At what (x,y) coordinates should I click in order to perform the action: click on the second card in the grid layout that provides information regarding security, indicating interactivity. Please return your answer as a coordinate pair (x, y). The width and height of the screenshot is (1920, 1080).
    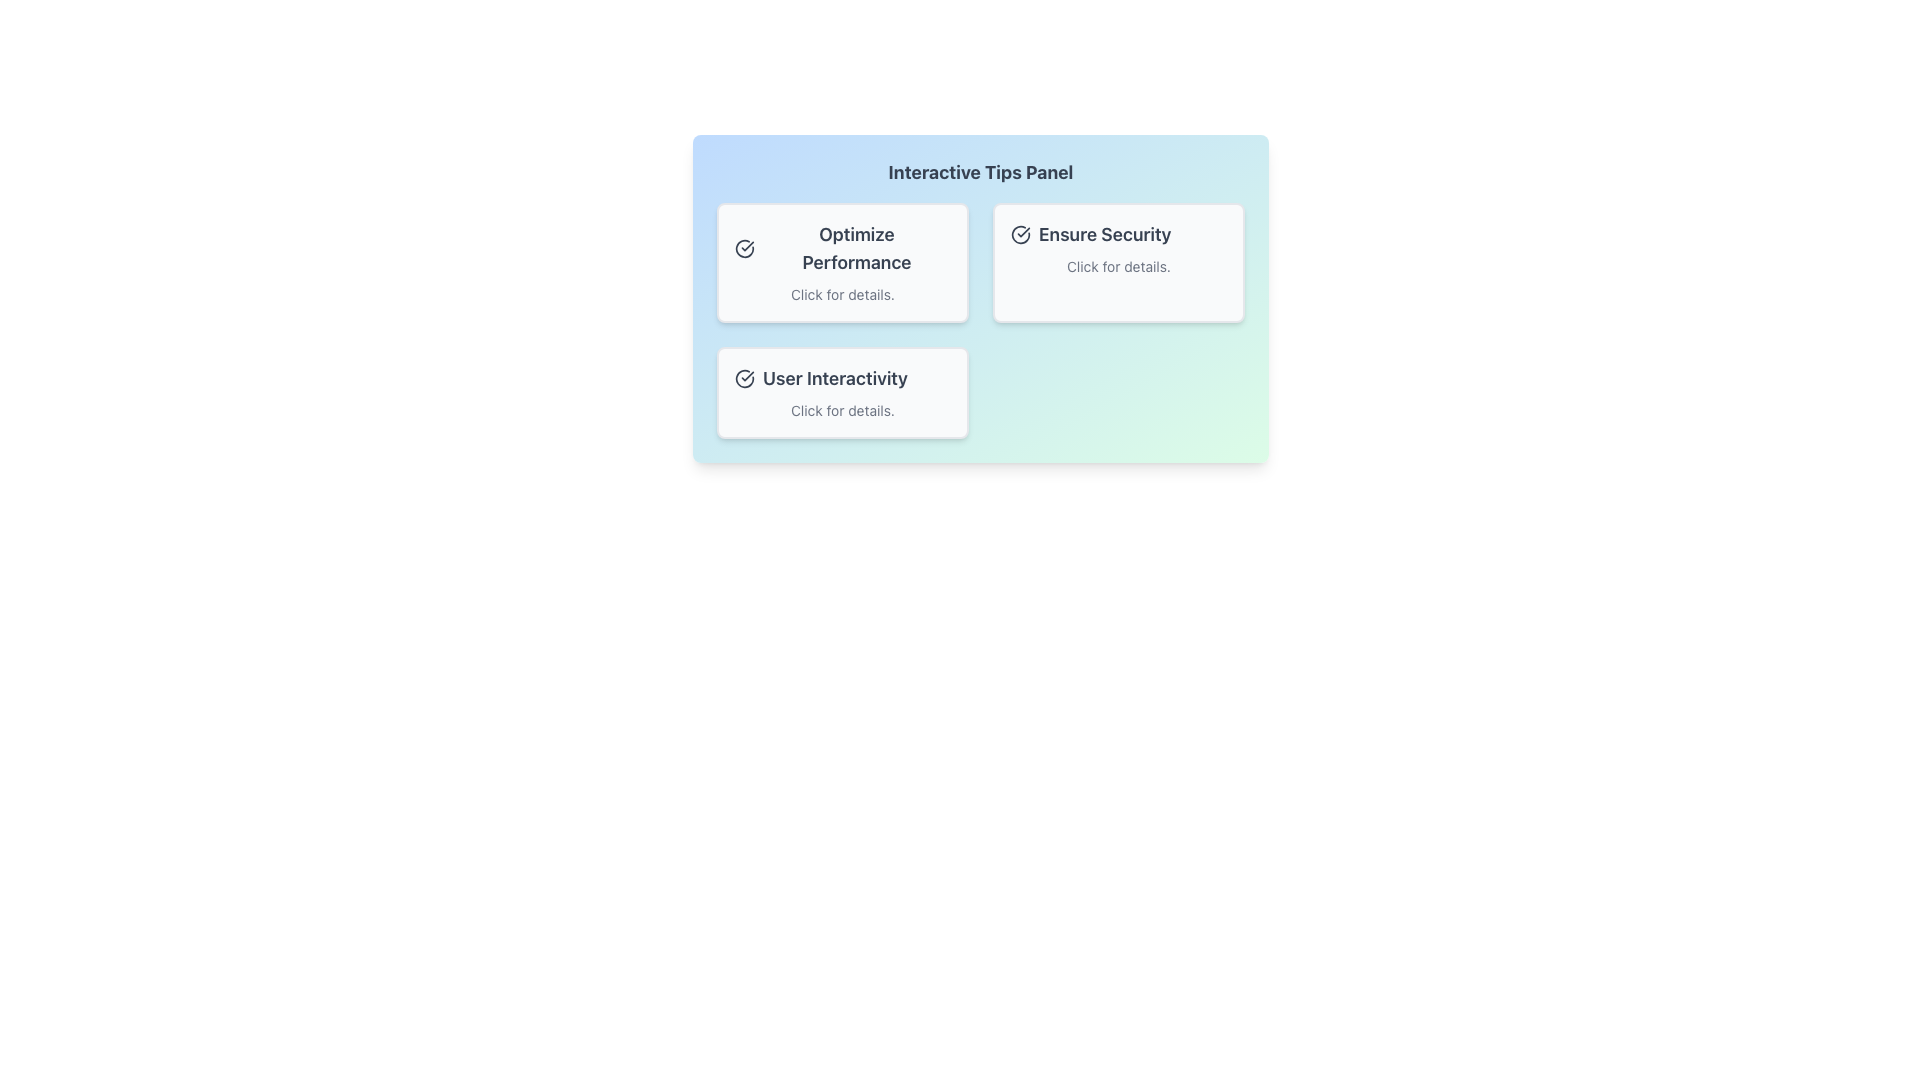
    Looking at the image, I should click on (1117, 261).